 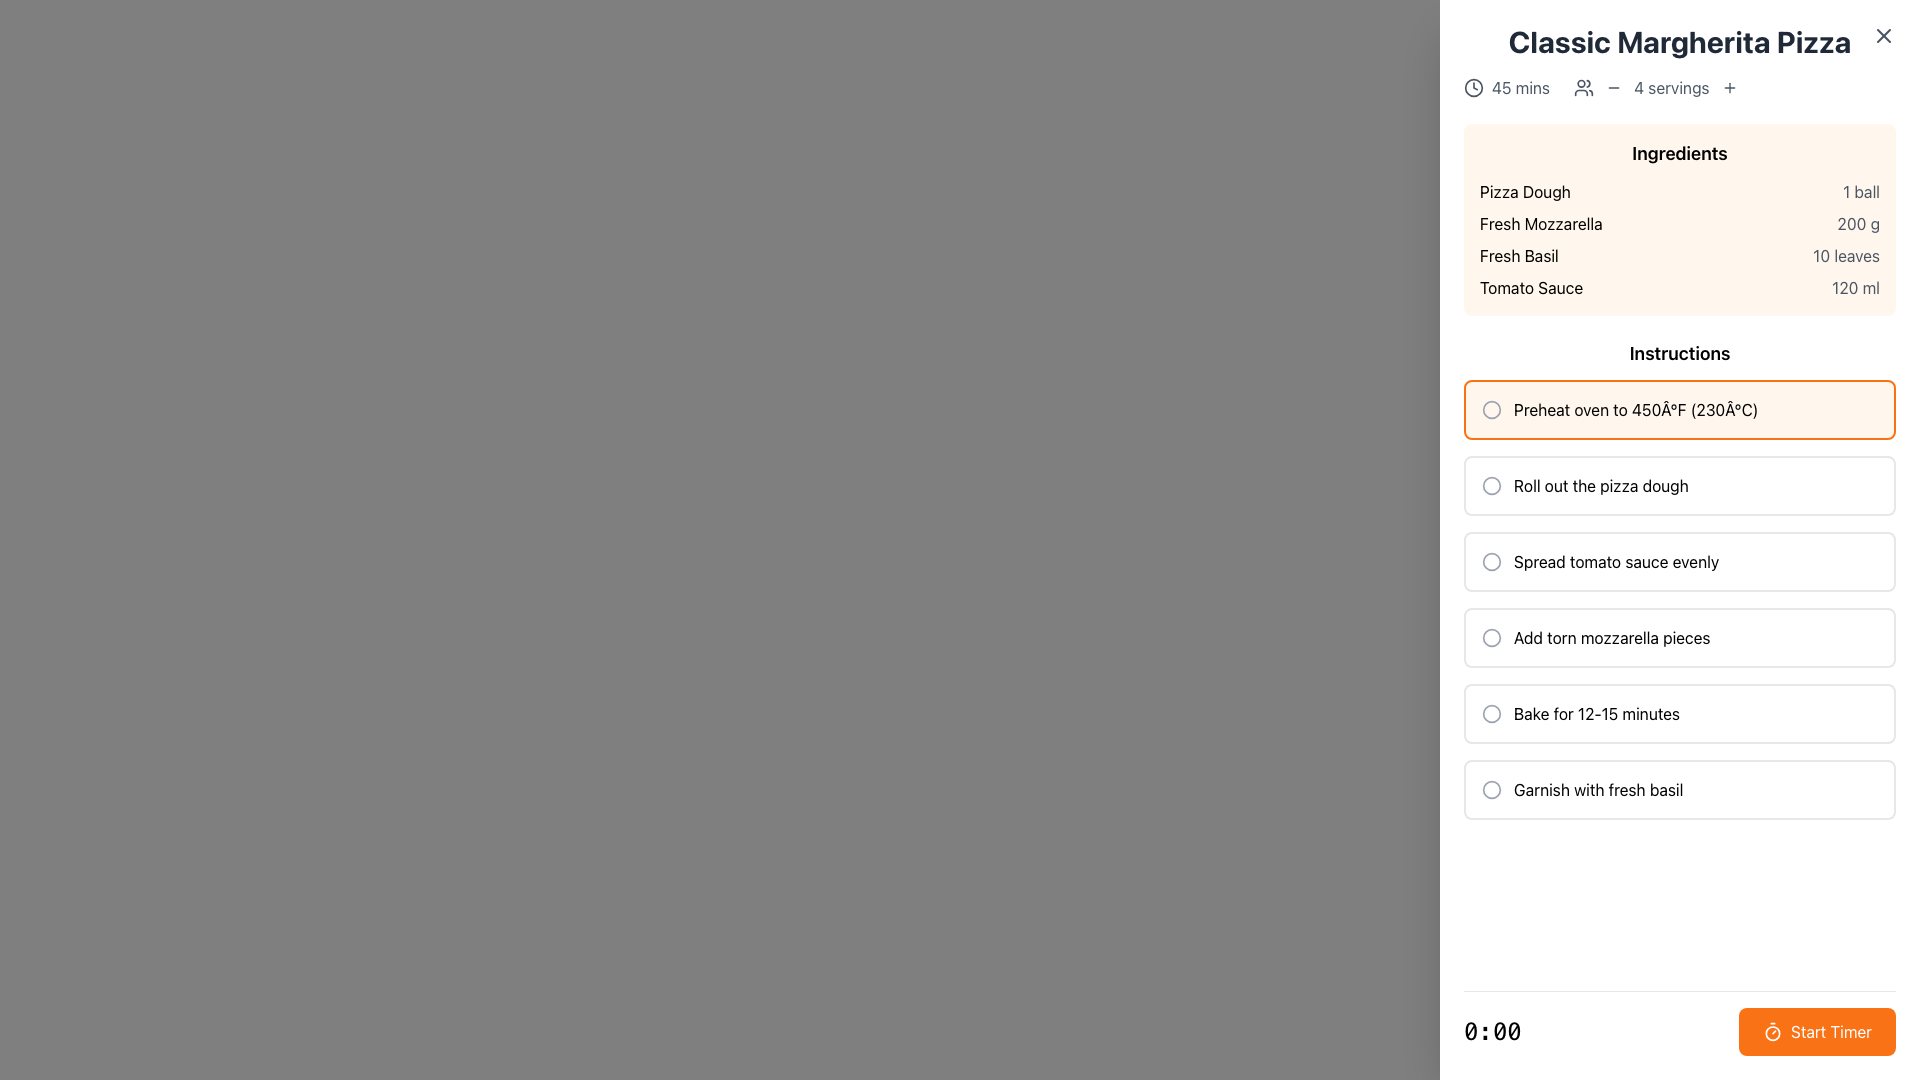 What do you see at coordinates (1845, 254) in the screenshot?
I see `the non-interactive label displaying the quantity of 'Fresh Basil' in the recipe's ingredient list` at bounding box center [1845, 254].